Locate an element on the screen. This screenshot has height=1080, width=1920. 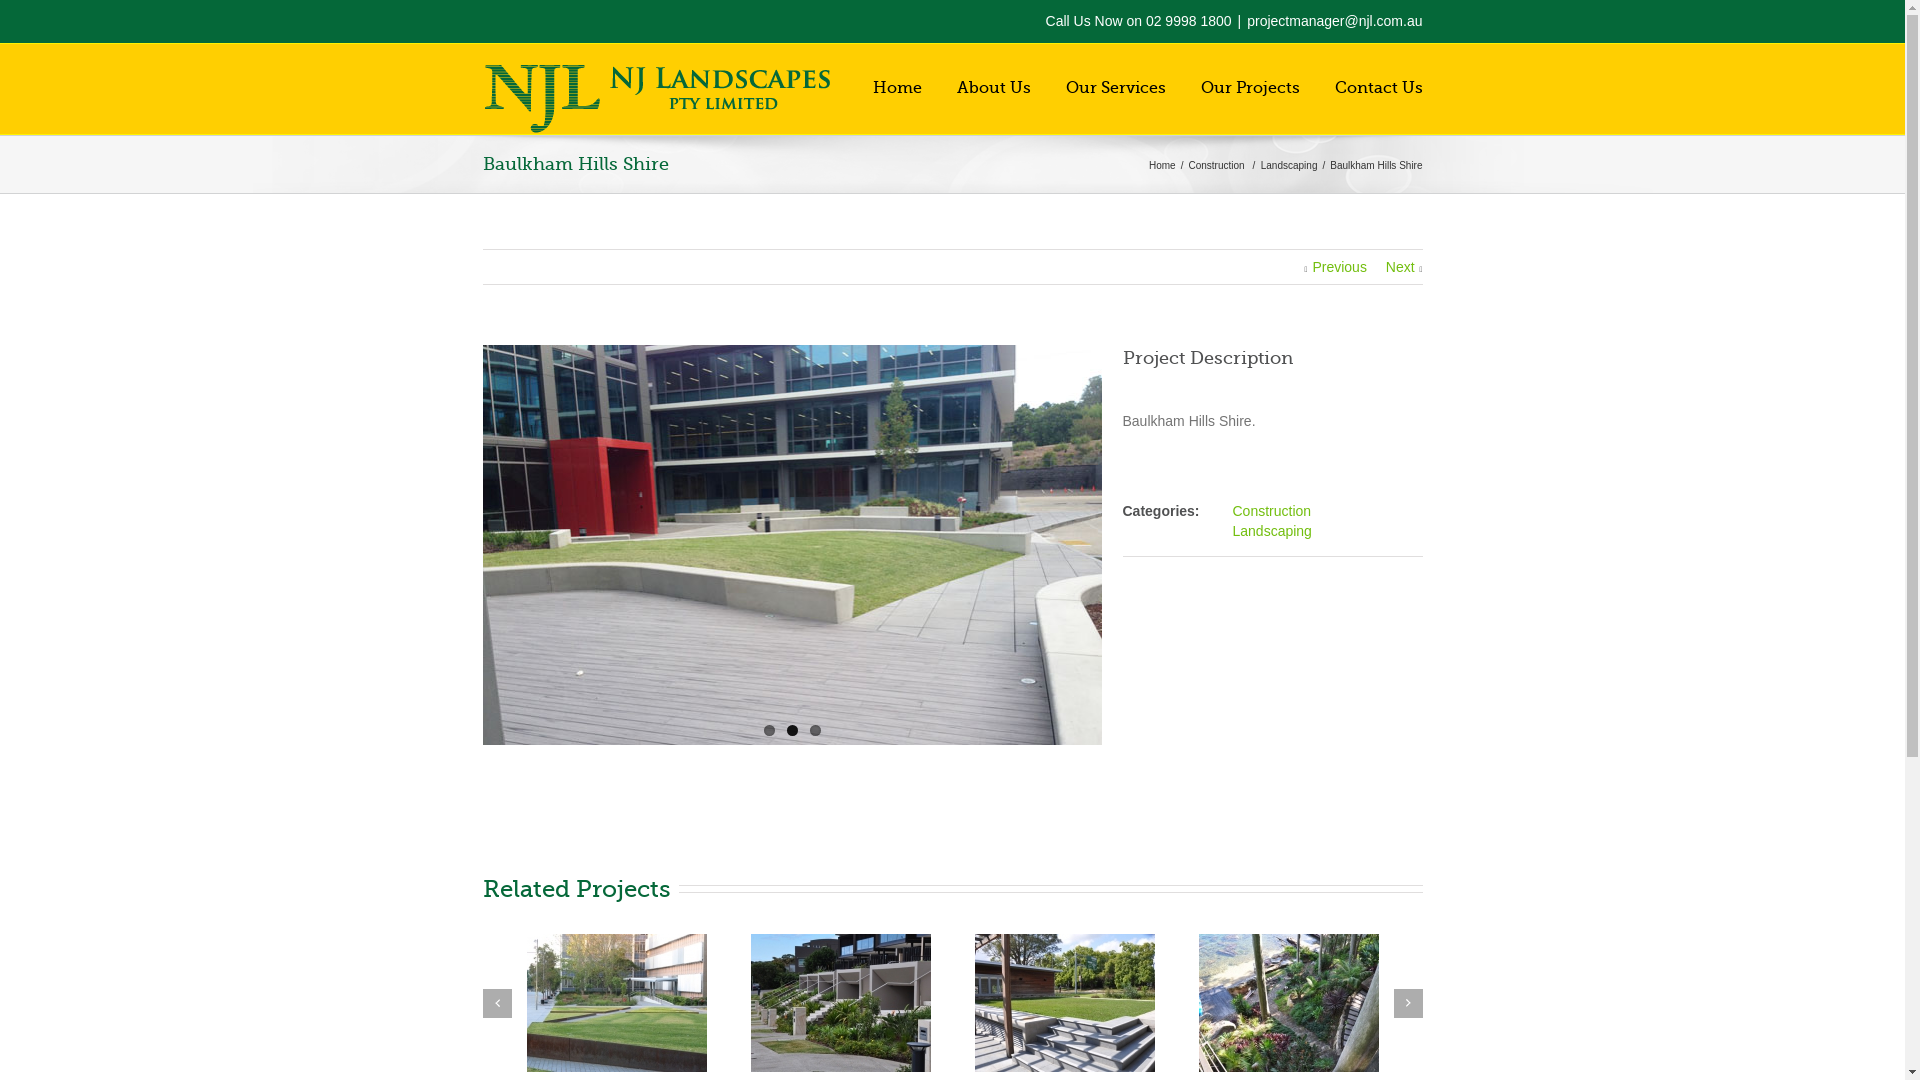
'Previous' is located at coordinates (1334, 265).